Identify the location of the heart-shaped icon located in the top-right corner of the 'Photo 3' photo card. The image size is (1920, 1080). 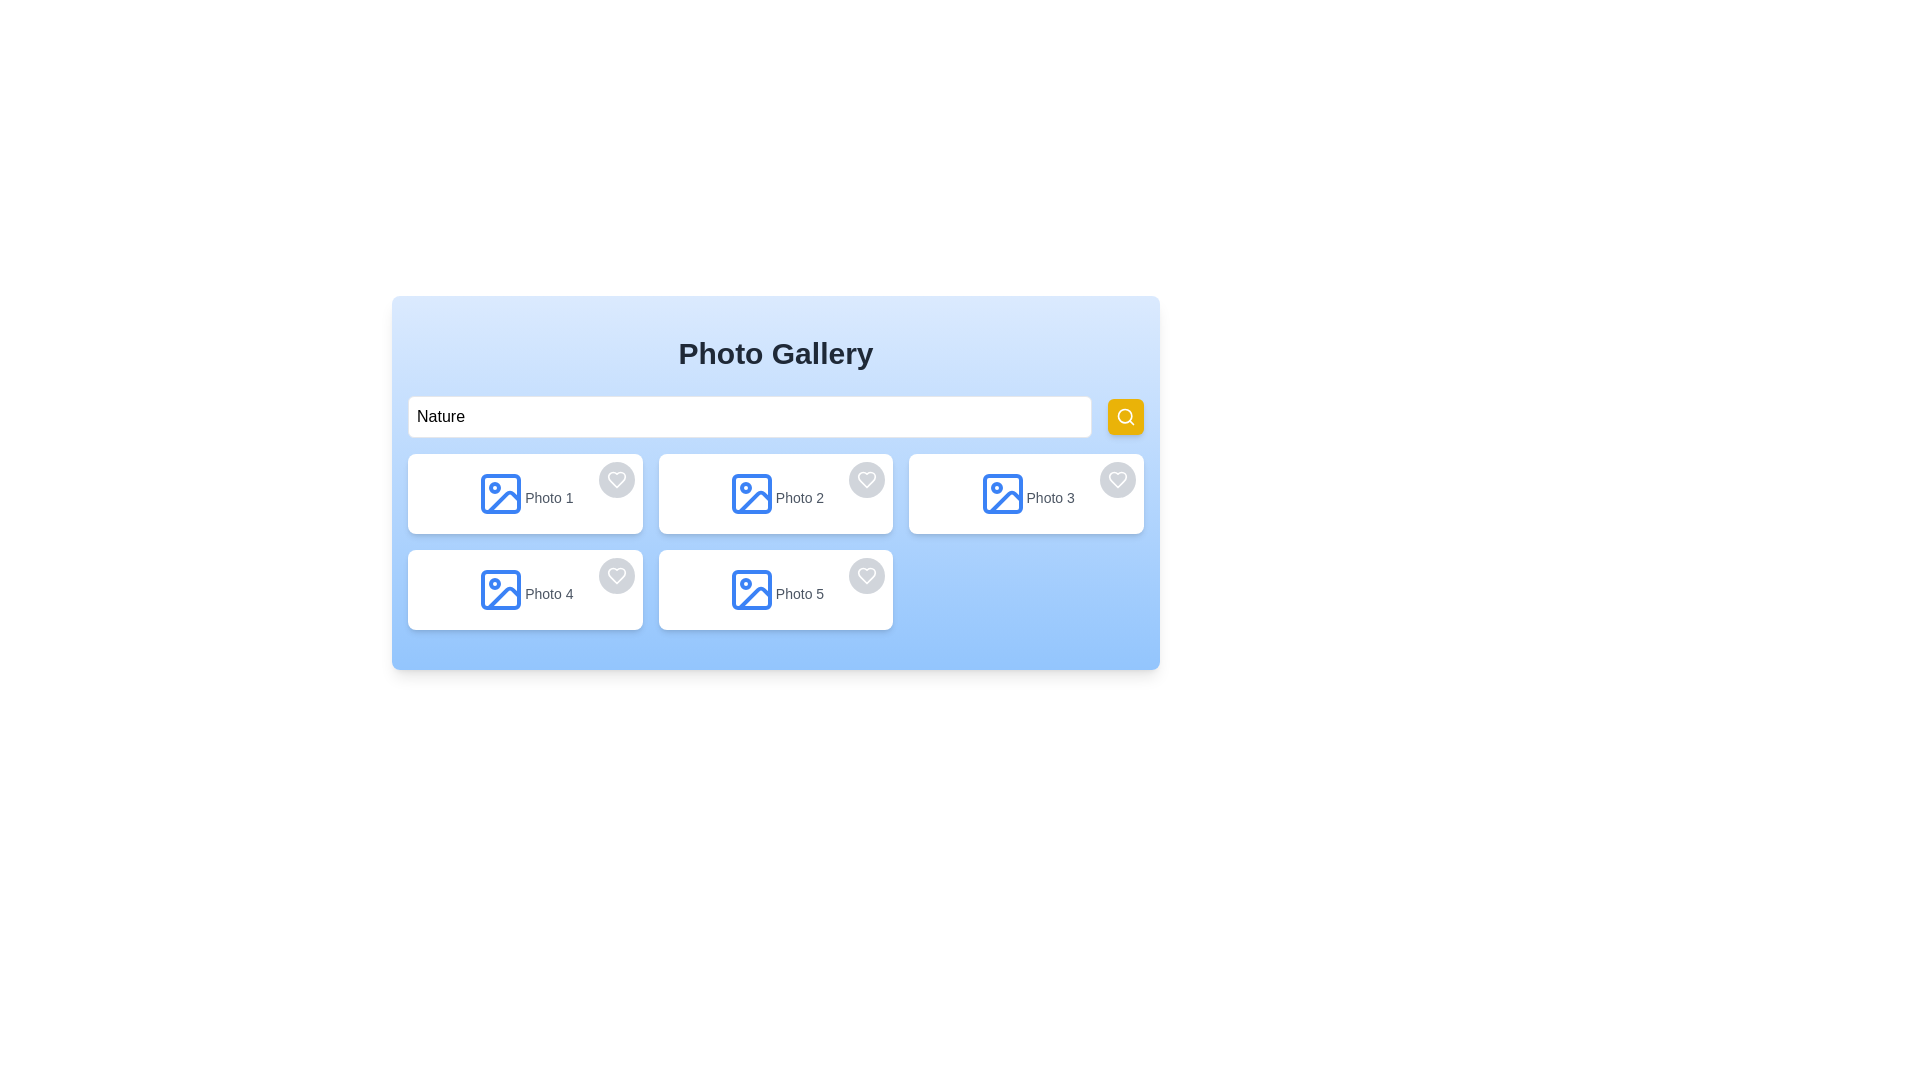
(1117, 479).